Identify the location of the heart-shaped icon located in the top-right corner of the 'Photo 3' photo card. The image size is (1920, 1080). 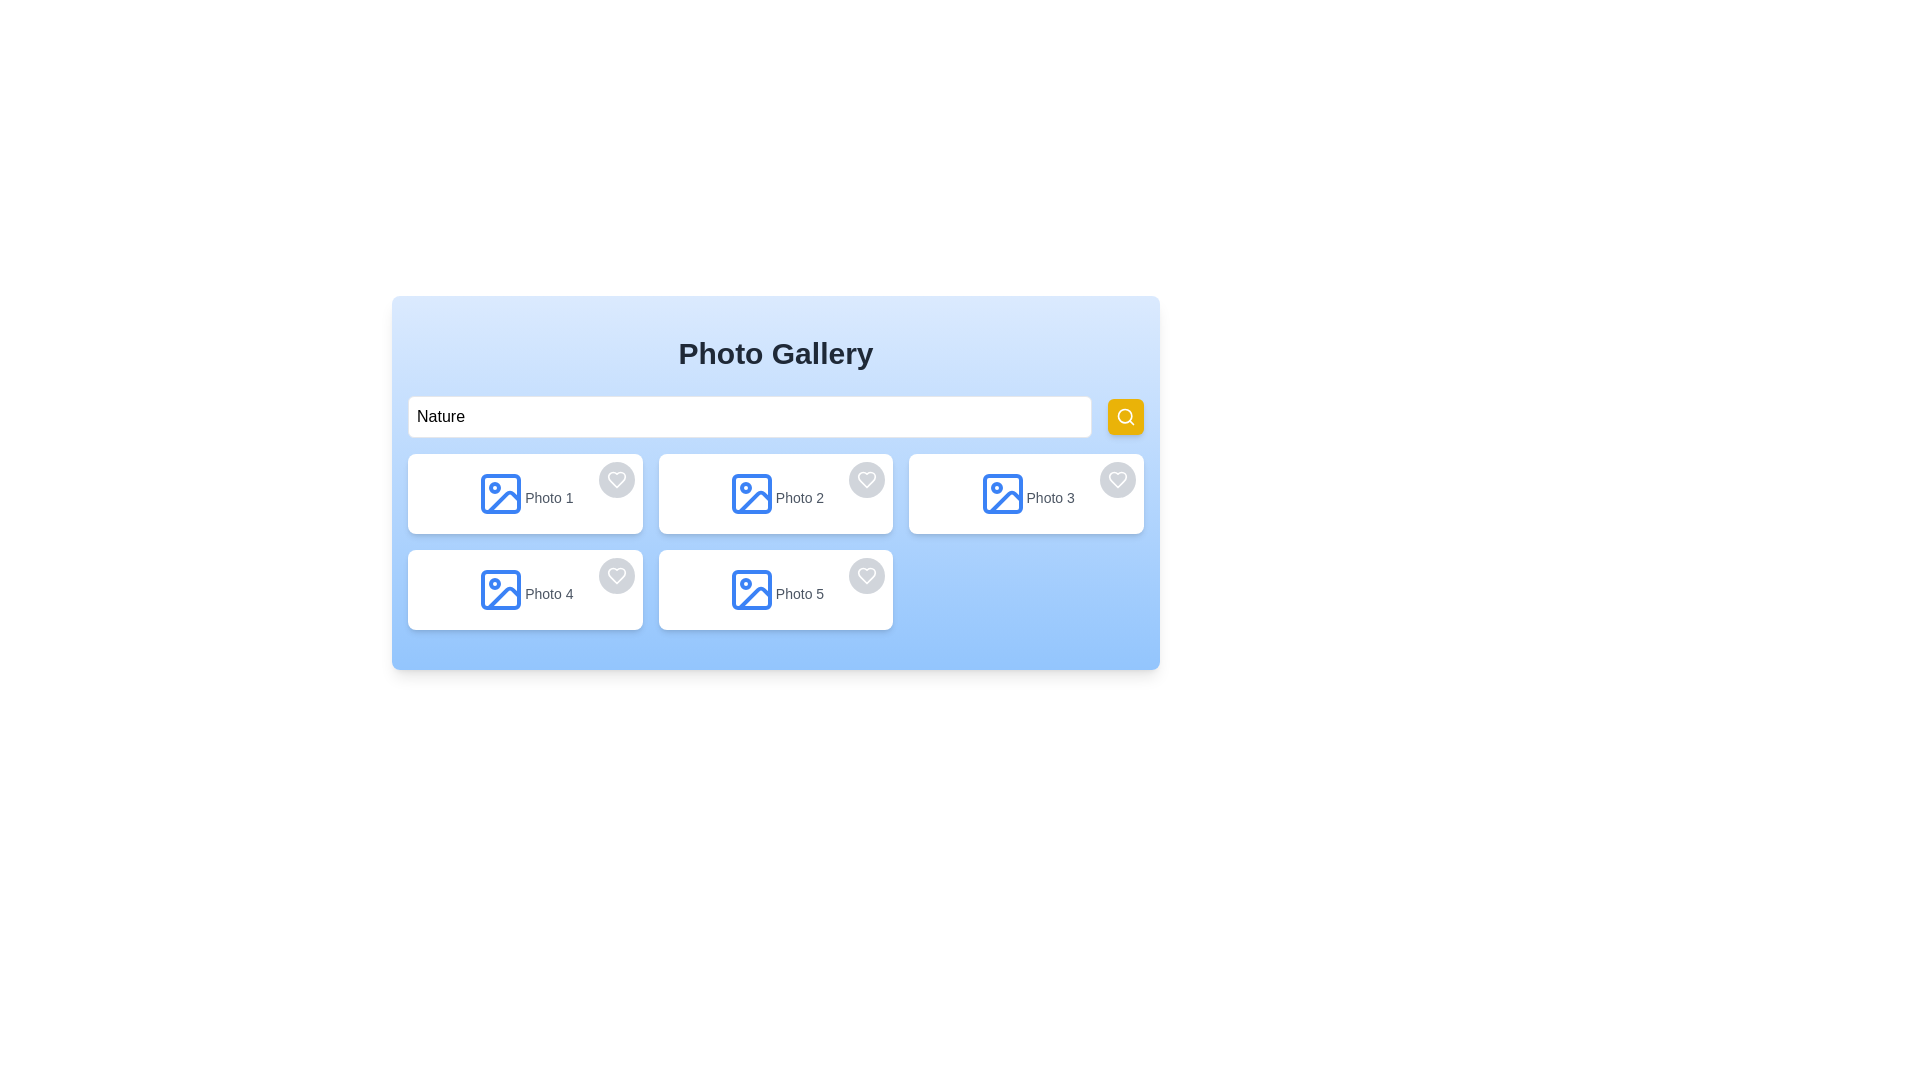
(1117, 479).